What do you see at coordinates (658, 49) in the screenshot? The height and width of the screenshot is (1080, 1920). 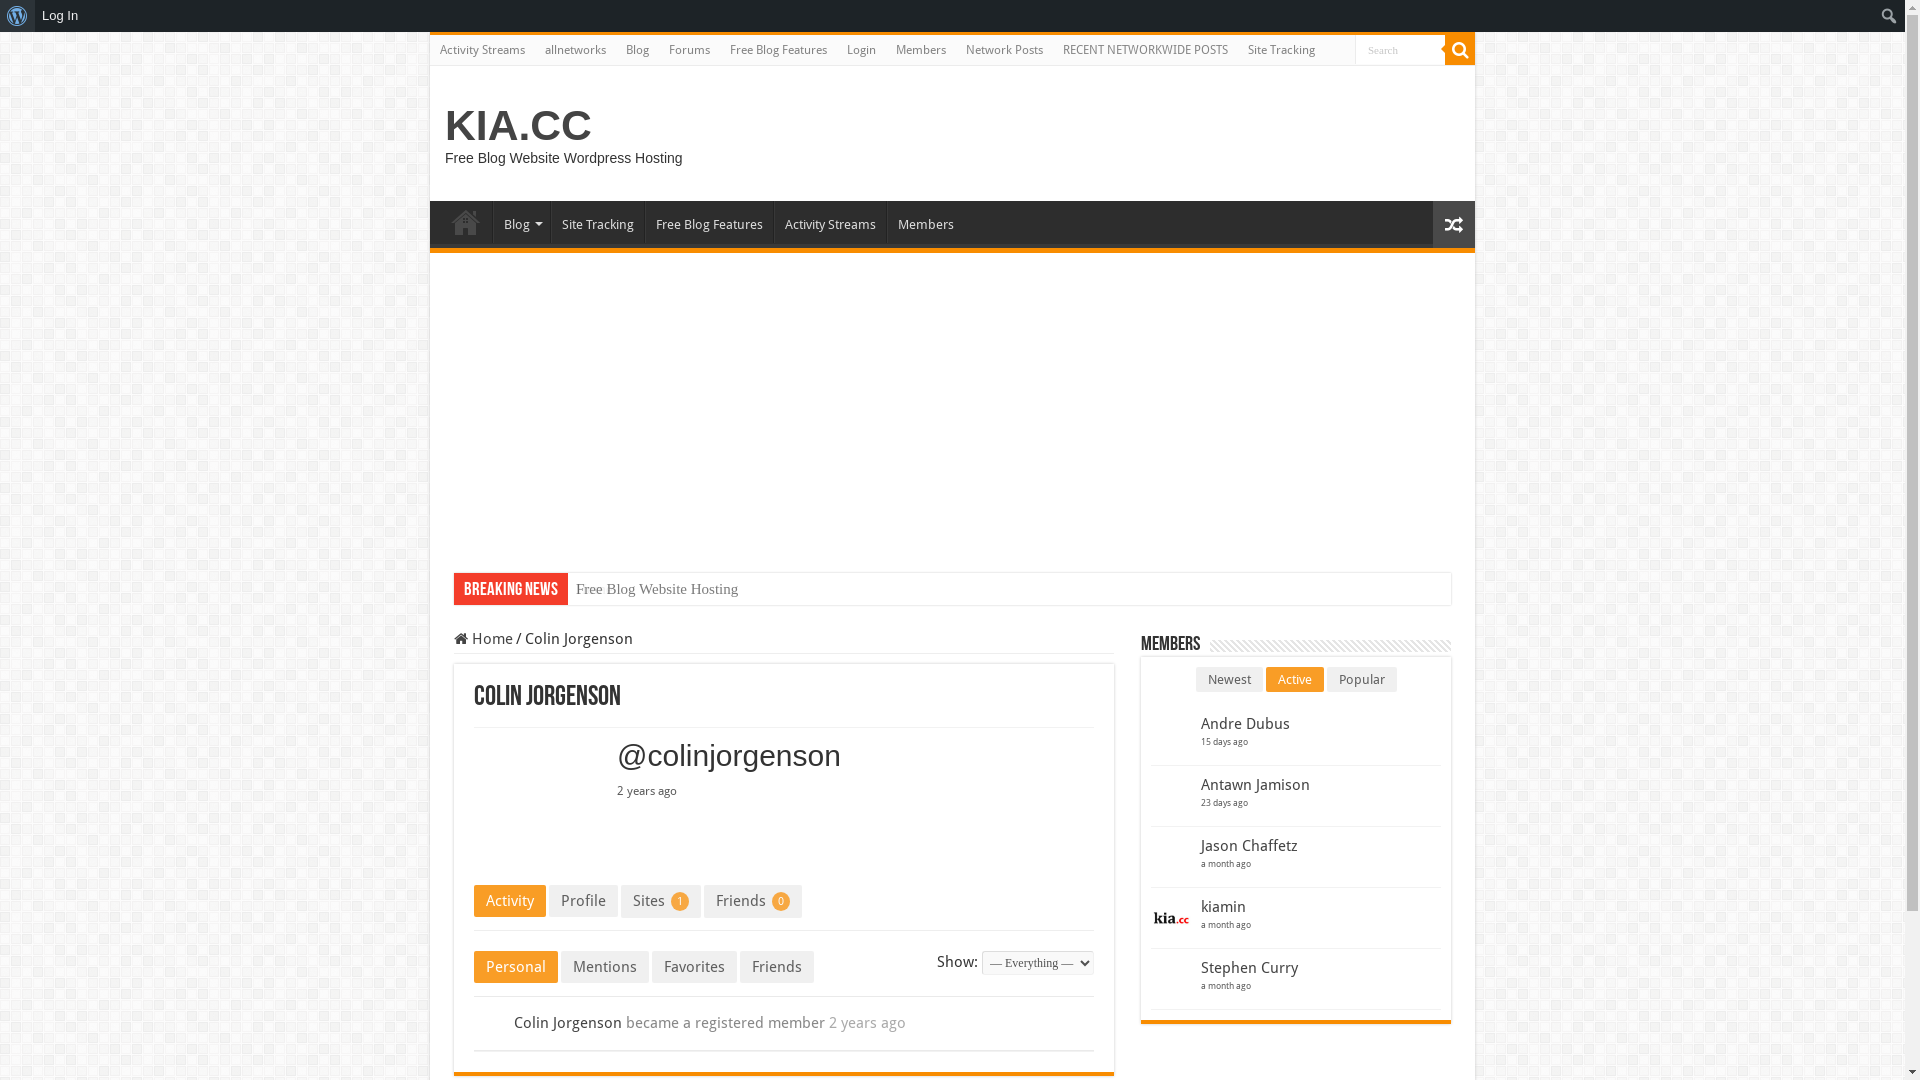 I see `'Forums'` at bounding box center [658, 49].